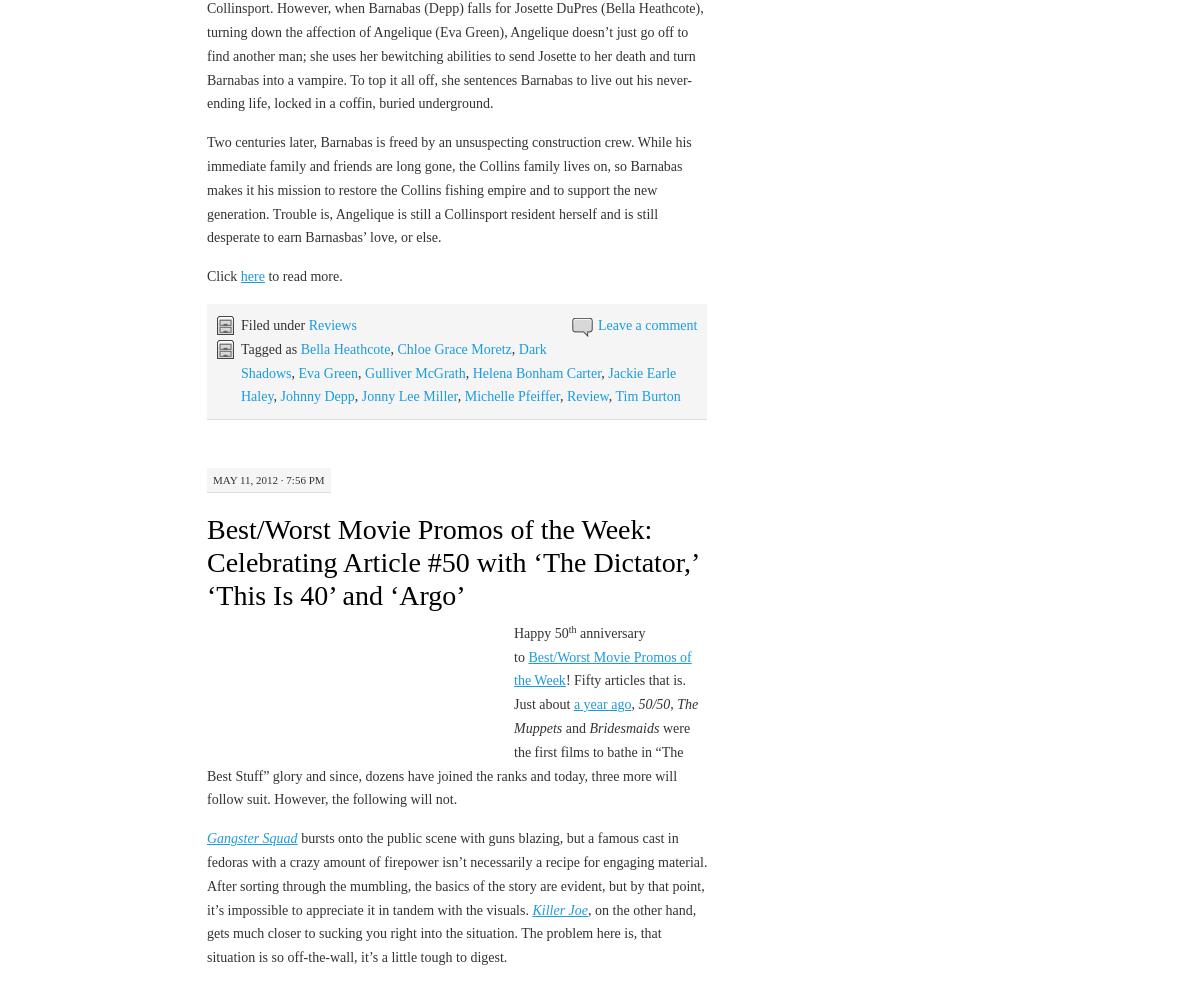 The width and height of the screenshot is (1184, 988). What do you see at coordinates (223, 275) in the screenshot?
I see `'Click'` at bounding box center [223, 275].